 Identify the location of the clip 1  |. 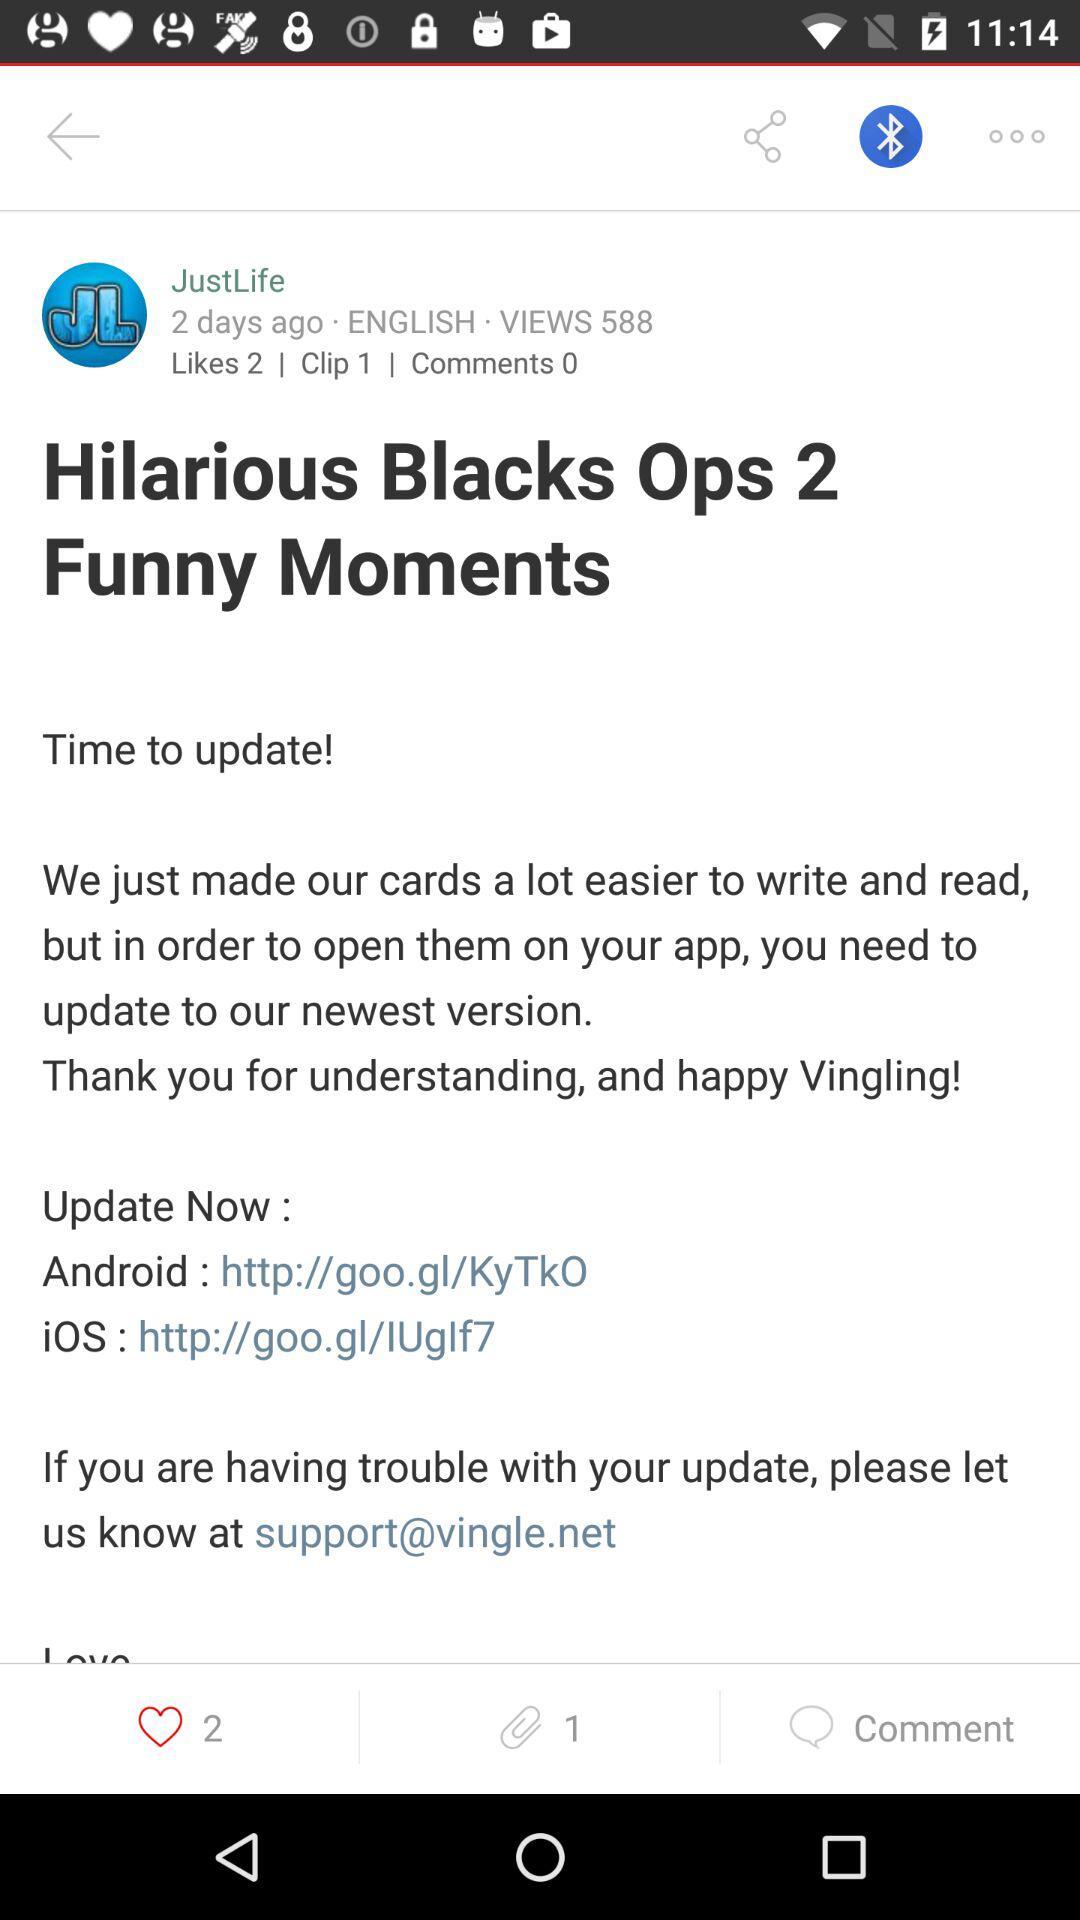
(354, 361).